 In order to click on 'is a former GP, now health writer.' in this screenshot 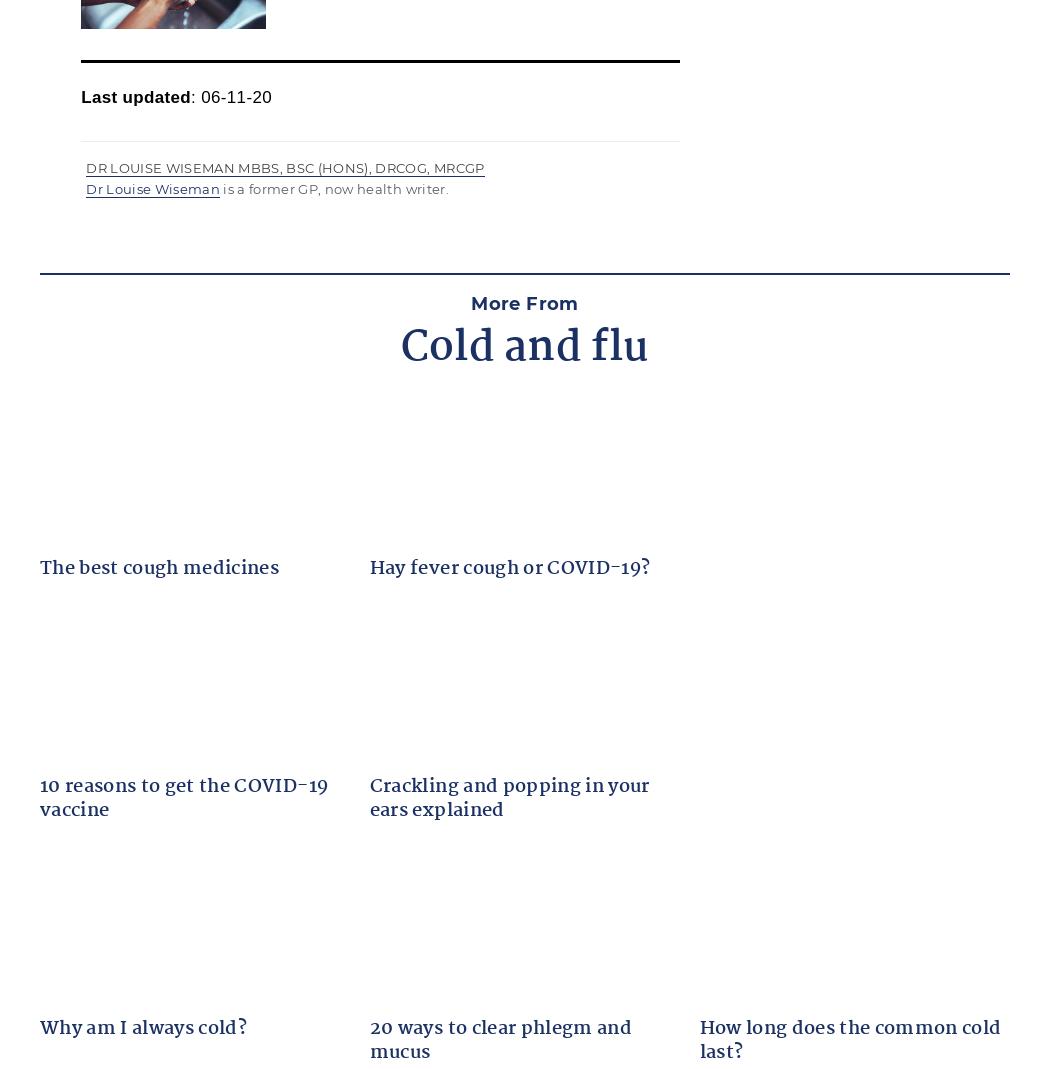, I will do `click(334, 188)`.